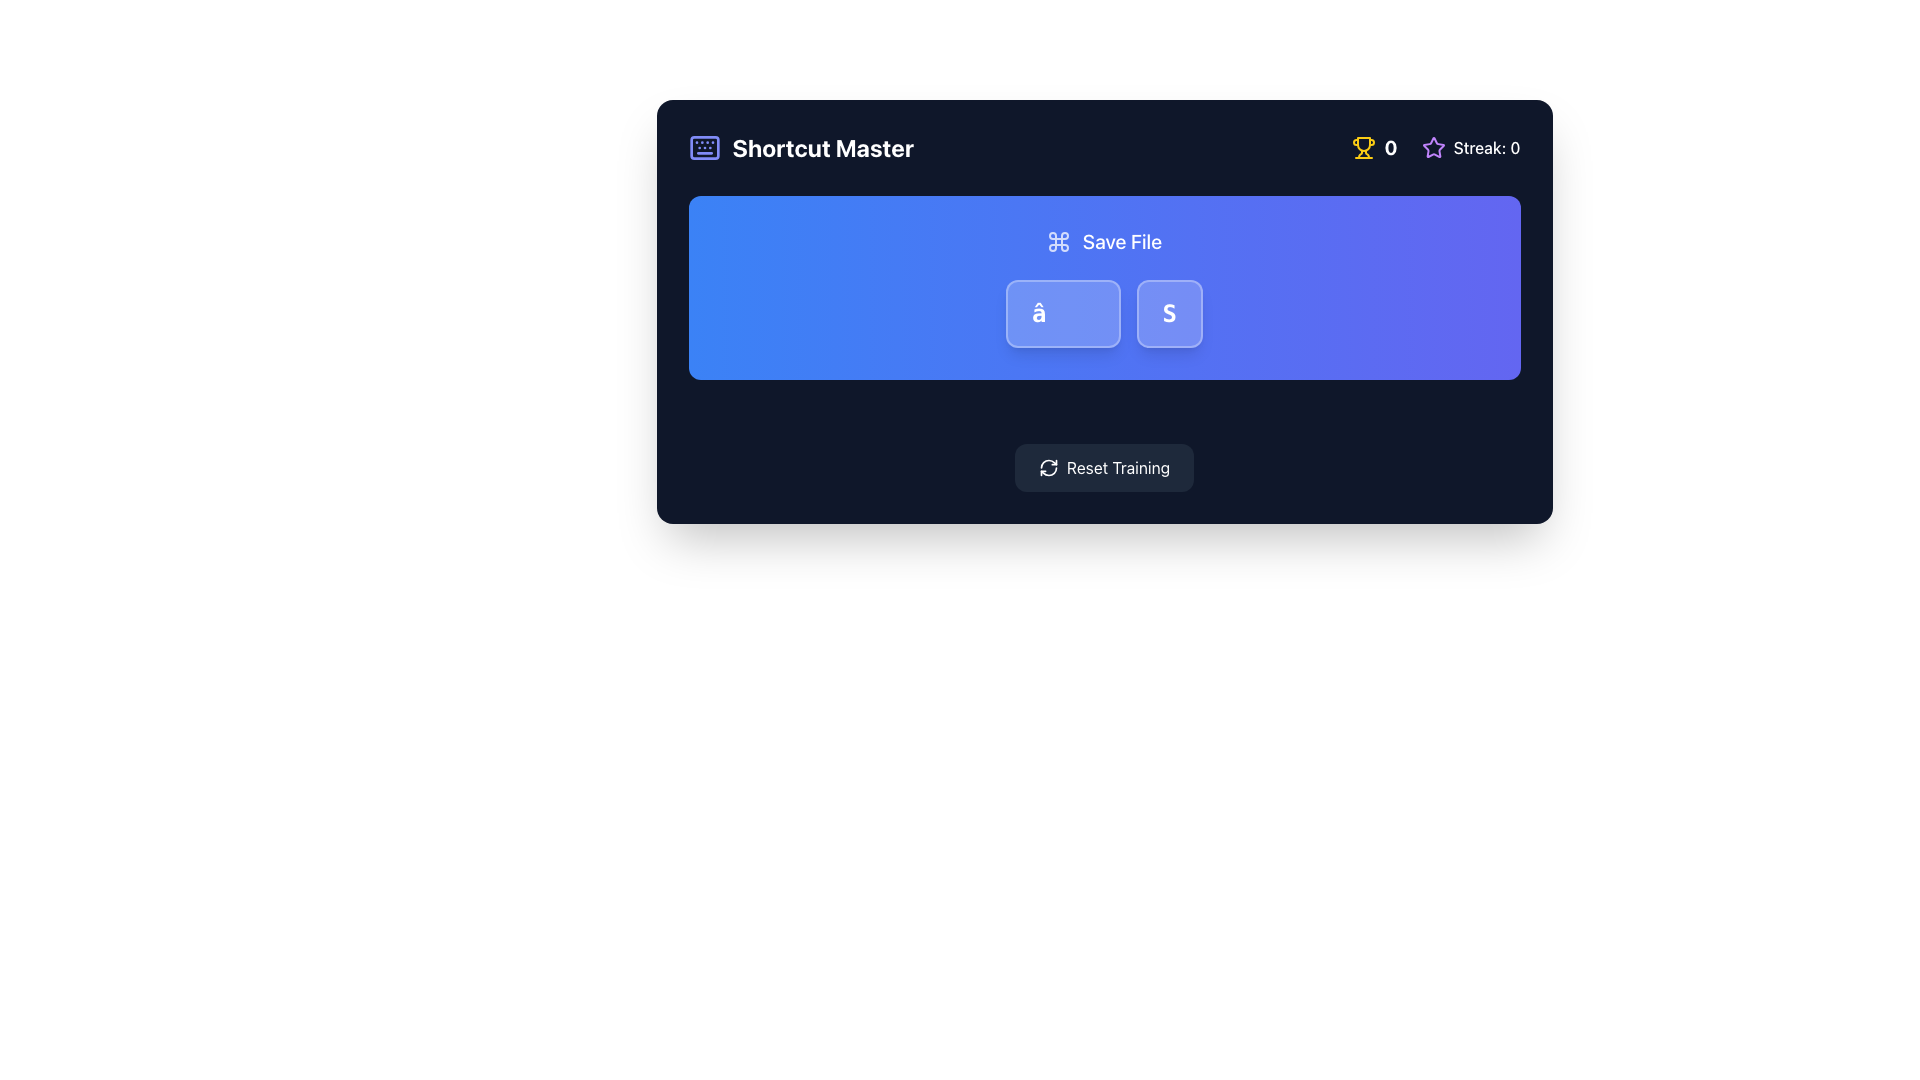  What do you see at coordinates (1103, 241) in the screenshot?
I see `the Label representing the keyboard shortcut for 'Save File', which displays the command key and 'S' key, located above the white keyboard icons labeled '⌘' and 'S'` at bounding box center [1103, 241].